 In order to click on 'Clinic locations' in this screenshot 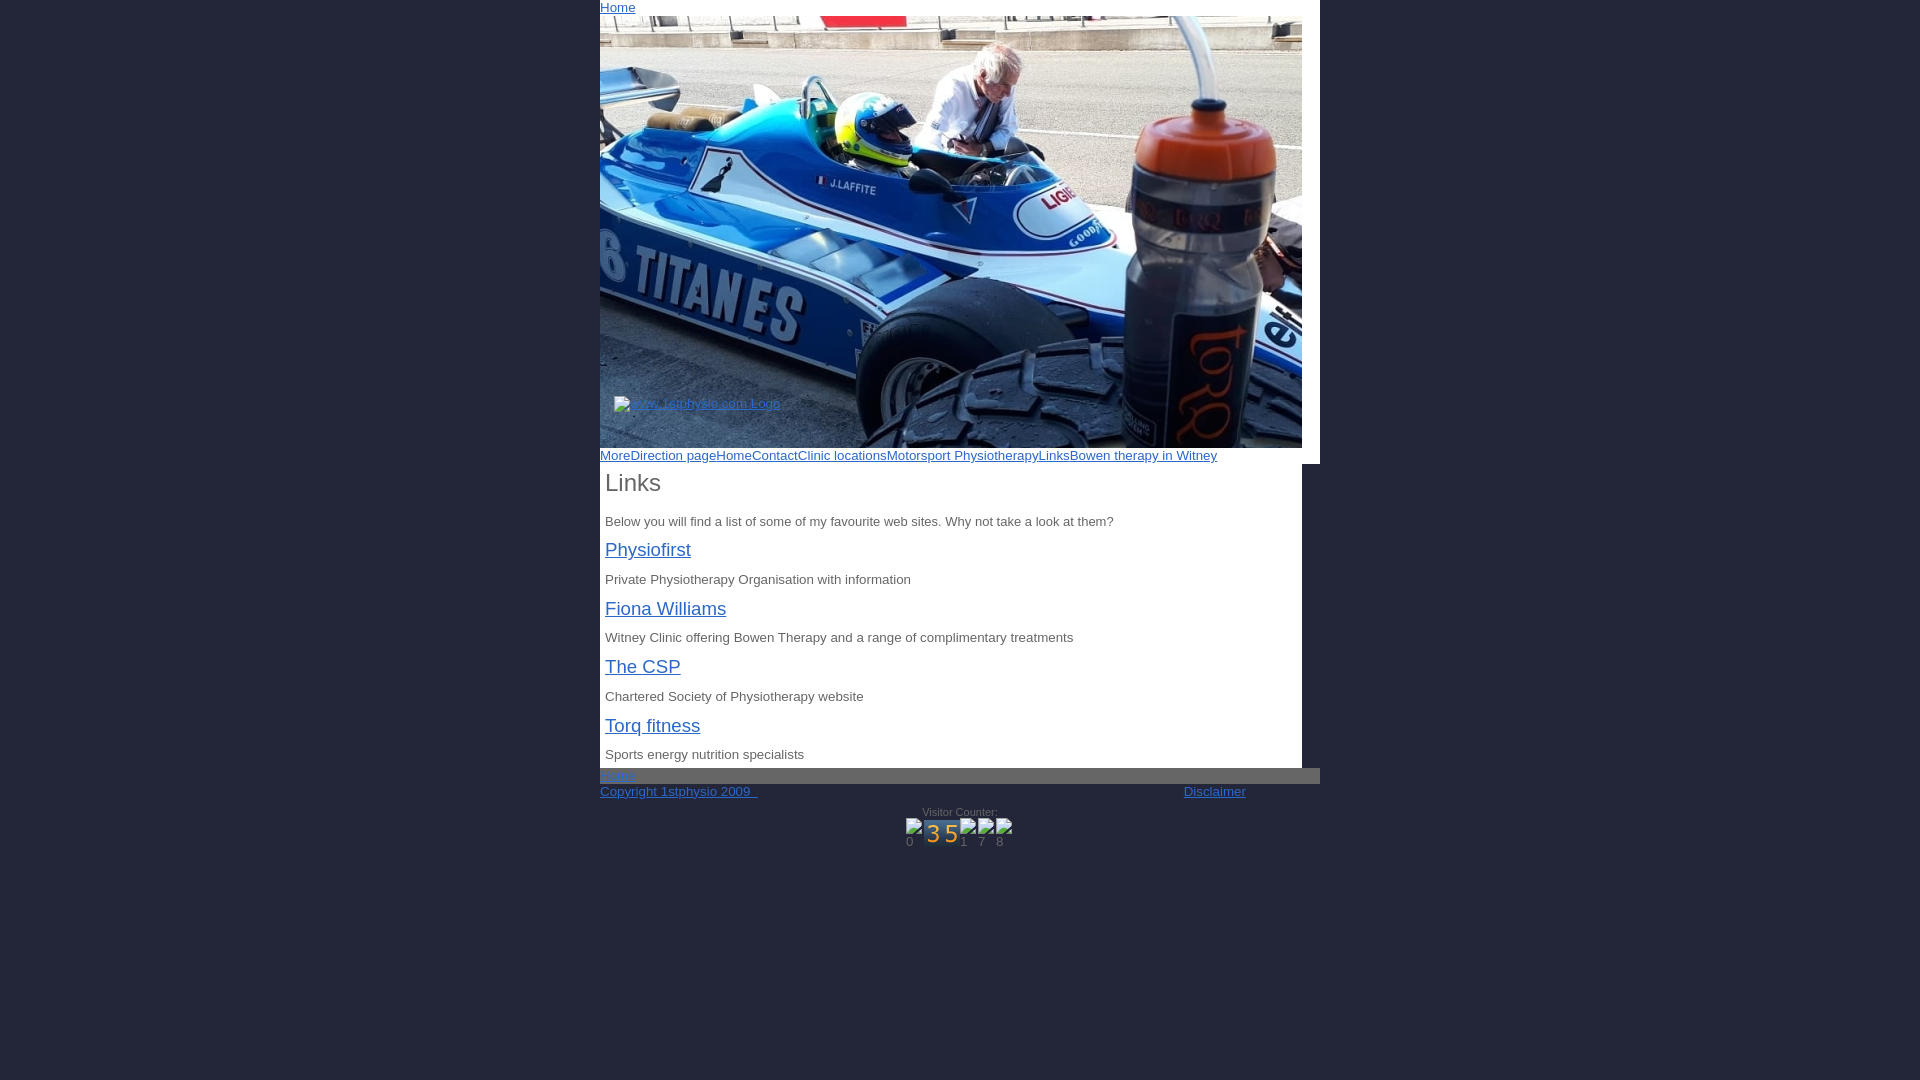, I will do `click(842, 455)`.